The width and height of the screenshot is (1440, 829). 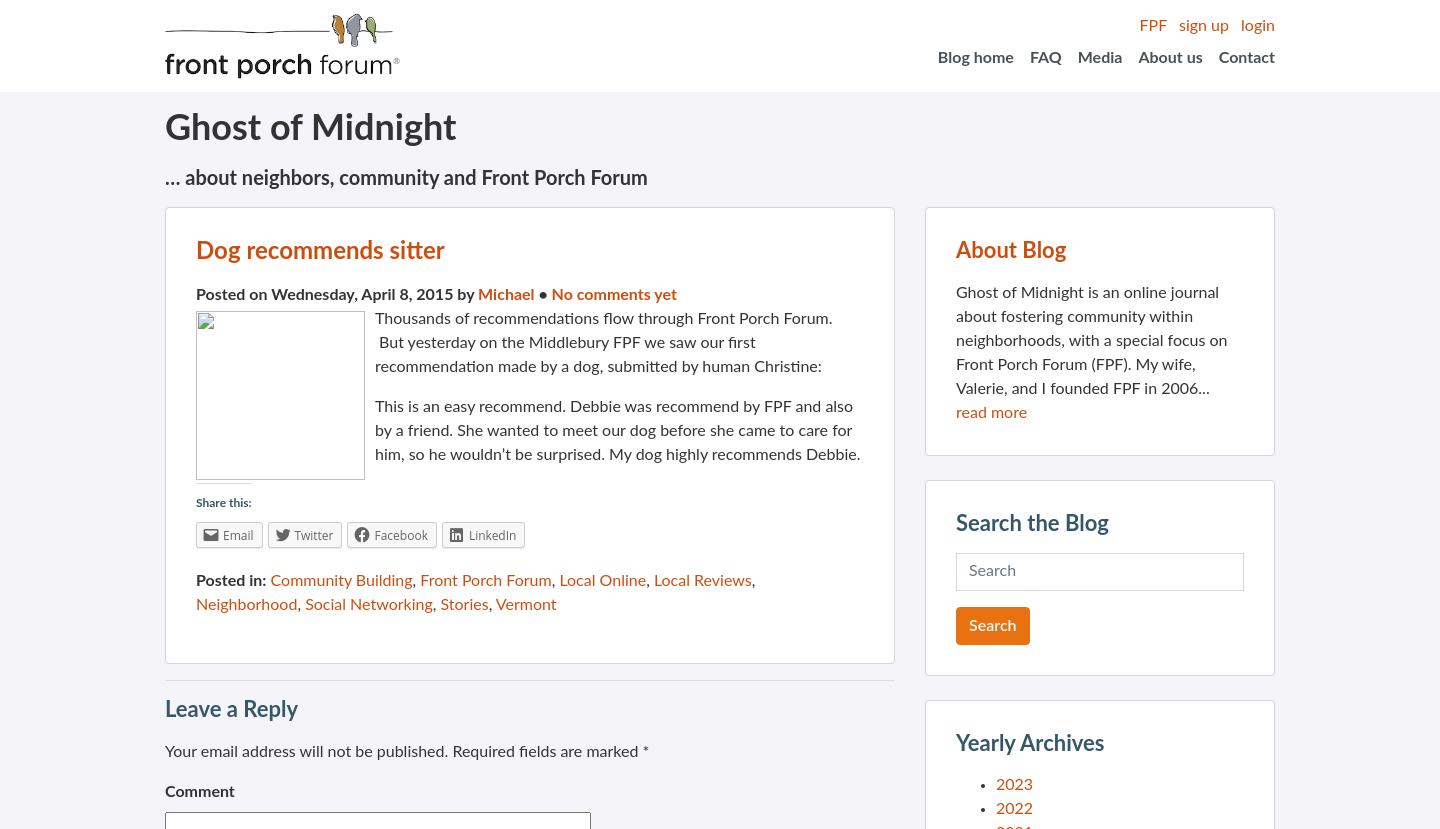 What do you see at coordinates (974, 57) in the screenshot?
I see `'Blog home'` at bounding box center [974, 57].